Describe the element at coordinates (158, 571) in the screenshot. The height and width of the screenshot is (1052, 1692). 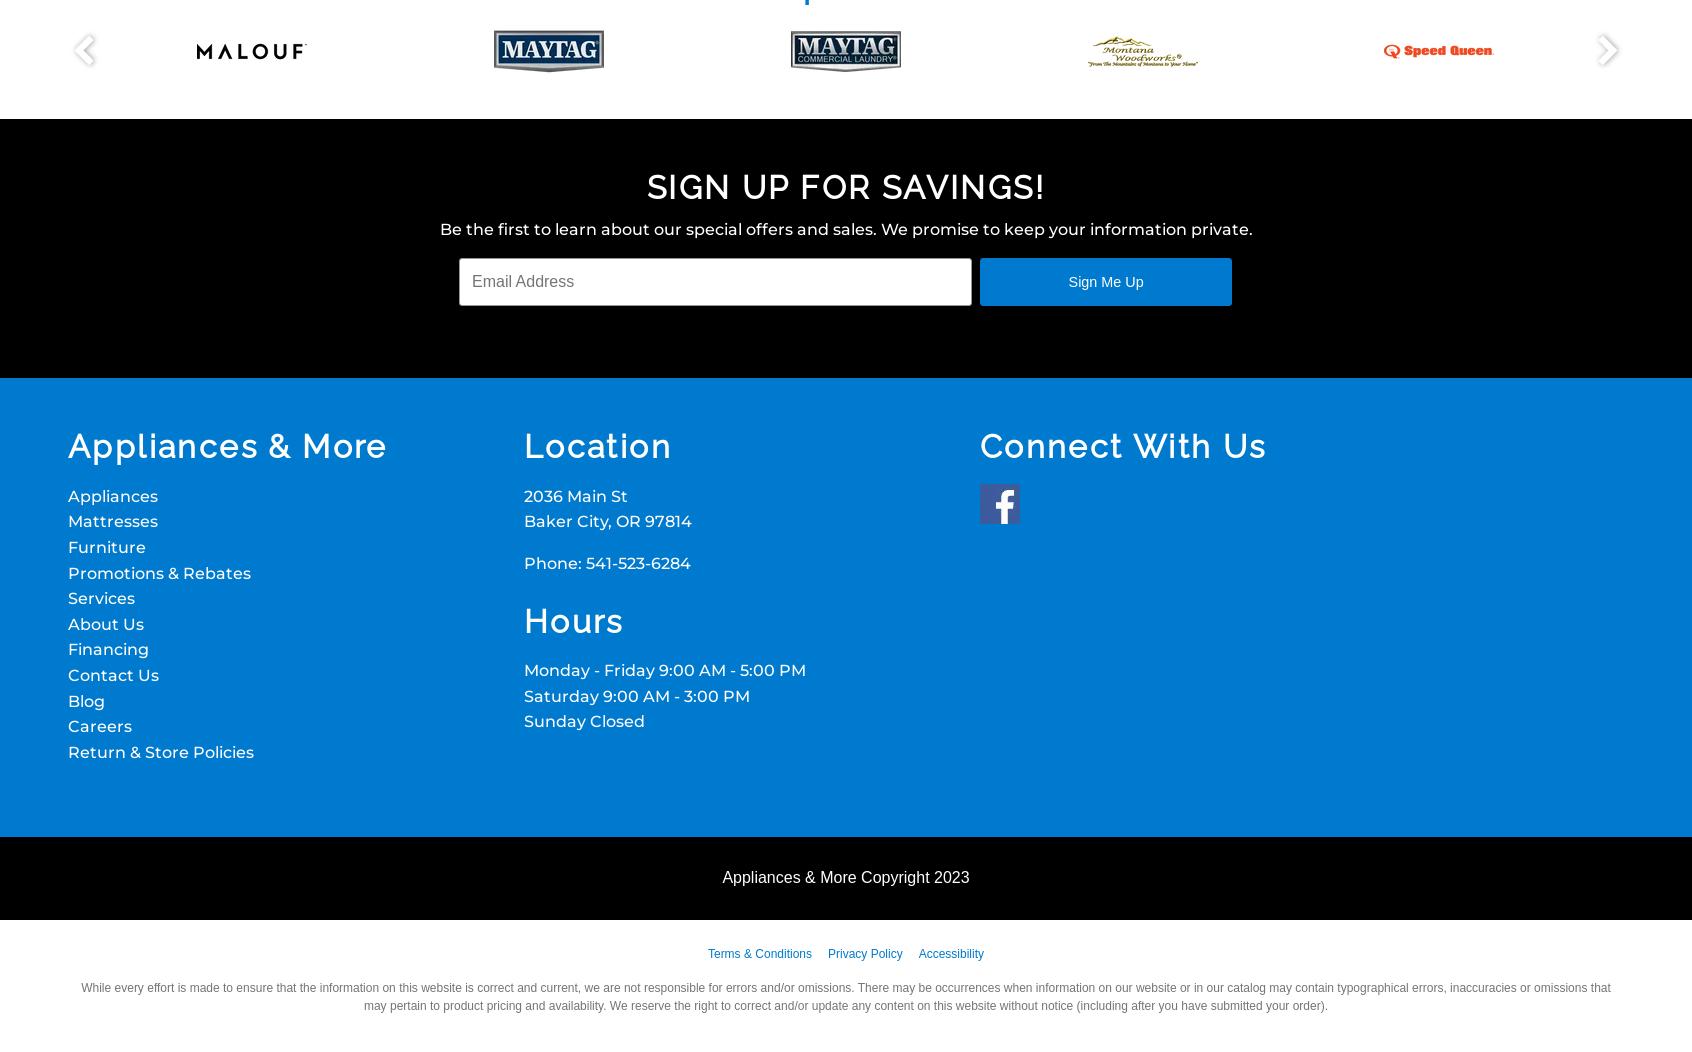
I see `'Promotions & Rebates'` at that location.